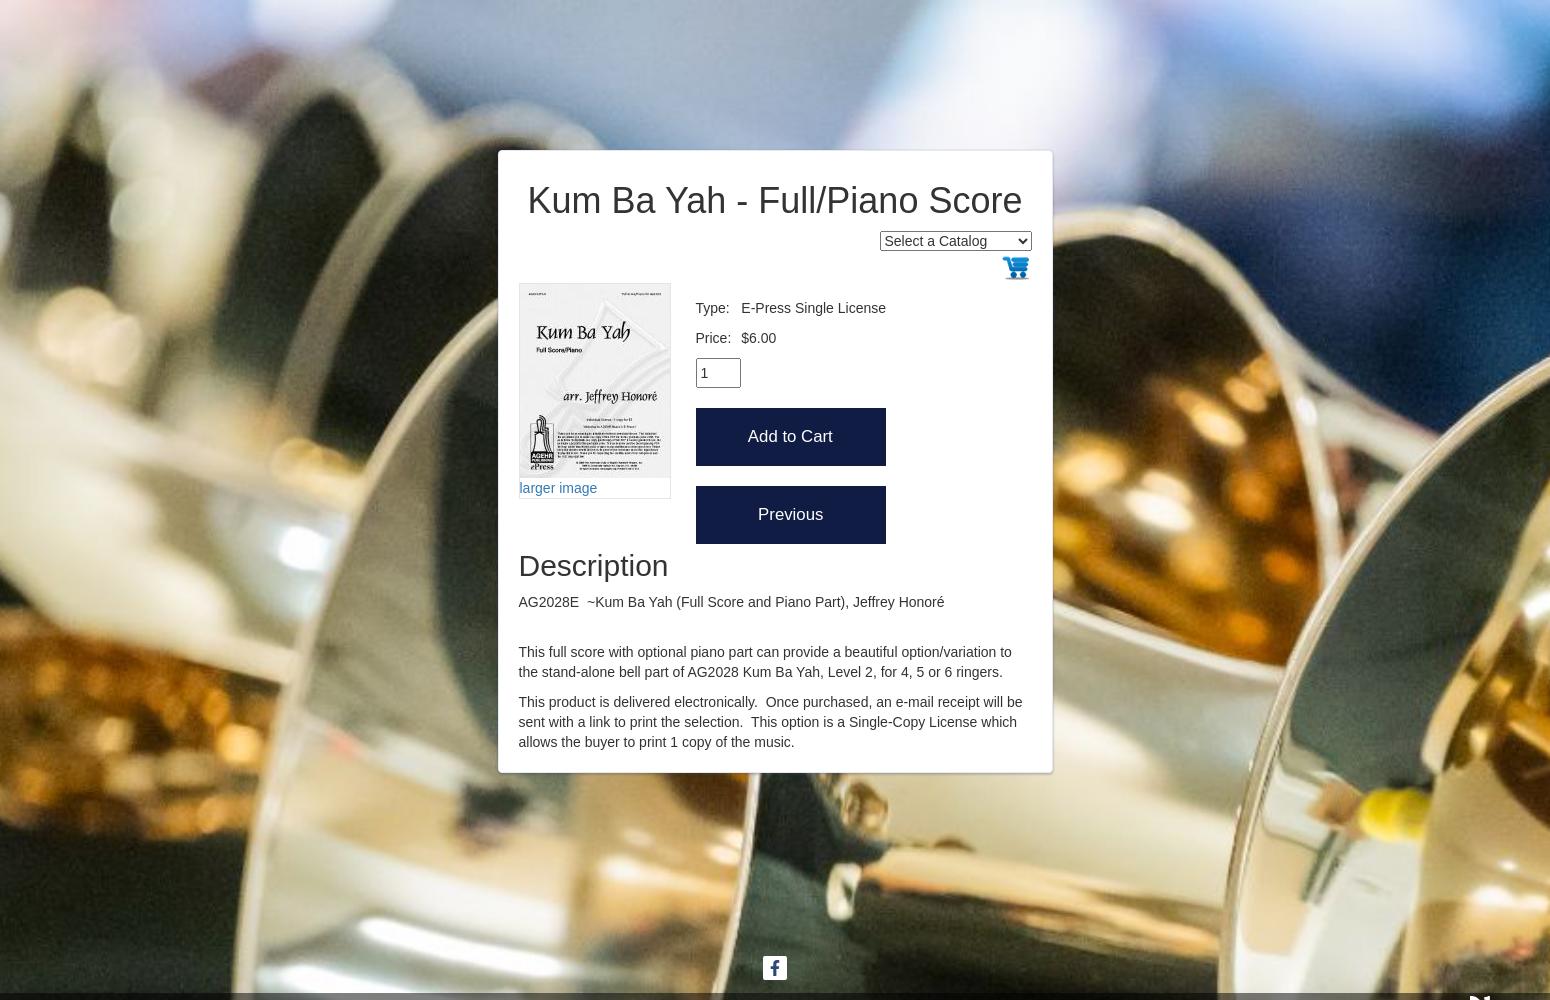  I want to click on 'E-Press Single License', so click(812, 307).